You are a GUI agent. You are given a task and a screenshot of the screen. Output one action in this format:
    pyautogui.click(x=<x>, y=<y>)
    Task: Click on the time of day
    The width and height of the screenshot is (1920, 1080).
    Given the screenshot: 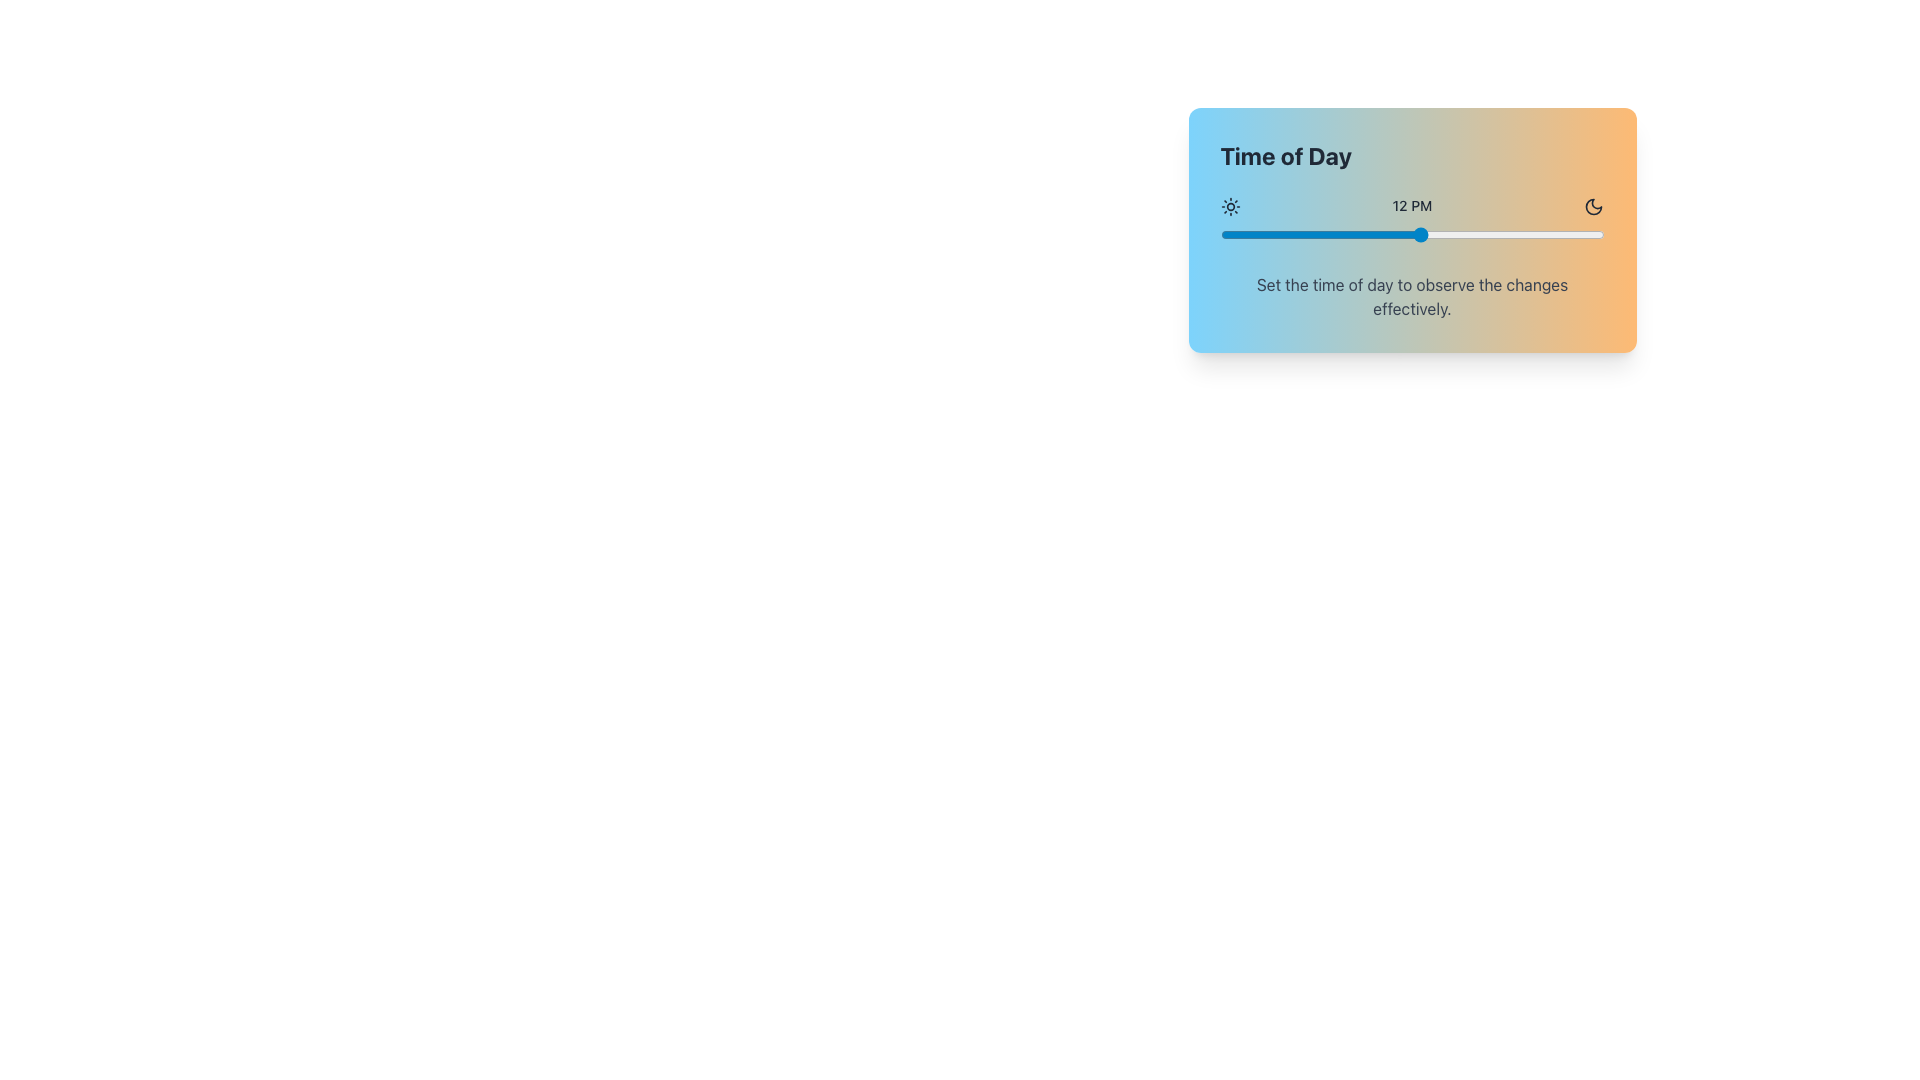 What is the action you would take?
    pyautogui.click(x=1454, y=234)
    